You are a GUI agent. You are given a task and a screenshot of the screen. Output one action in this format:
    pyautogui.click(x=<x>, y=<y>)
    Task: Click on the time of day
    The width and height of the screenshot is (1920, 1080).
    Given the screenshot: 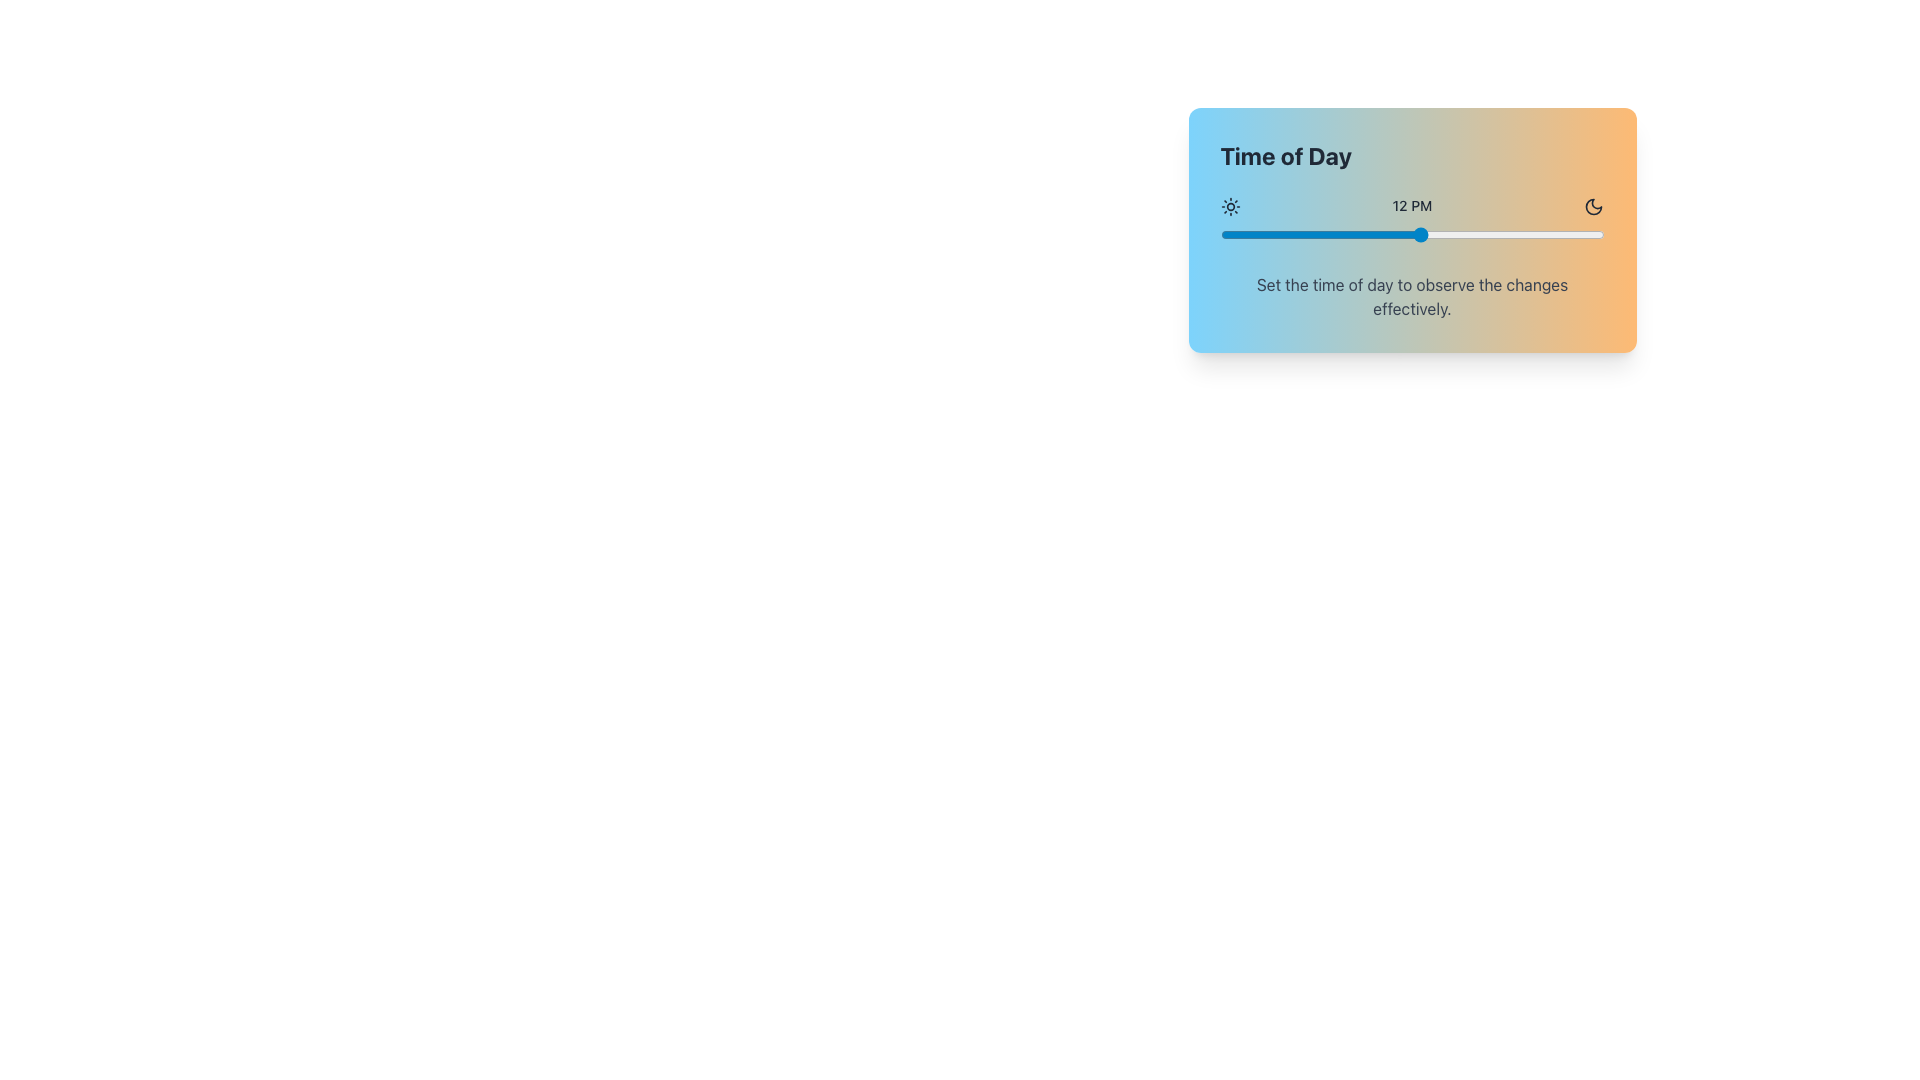 What is the action you would take?
    pyautogui.click(x=1454, y=234)
    